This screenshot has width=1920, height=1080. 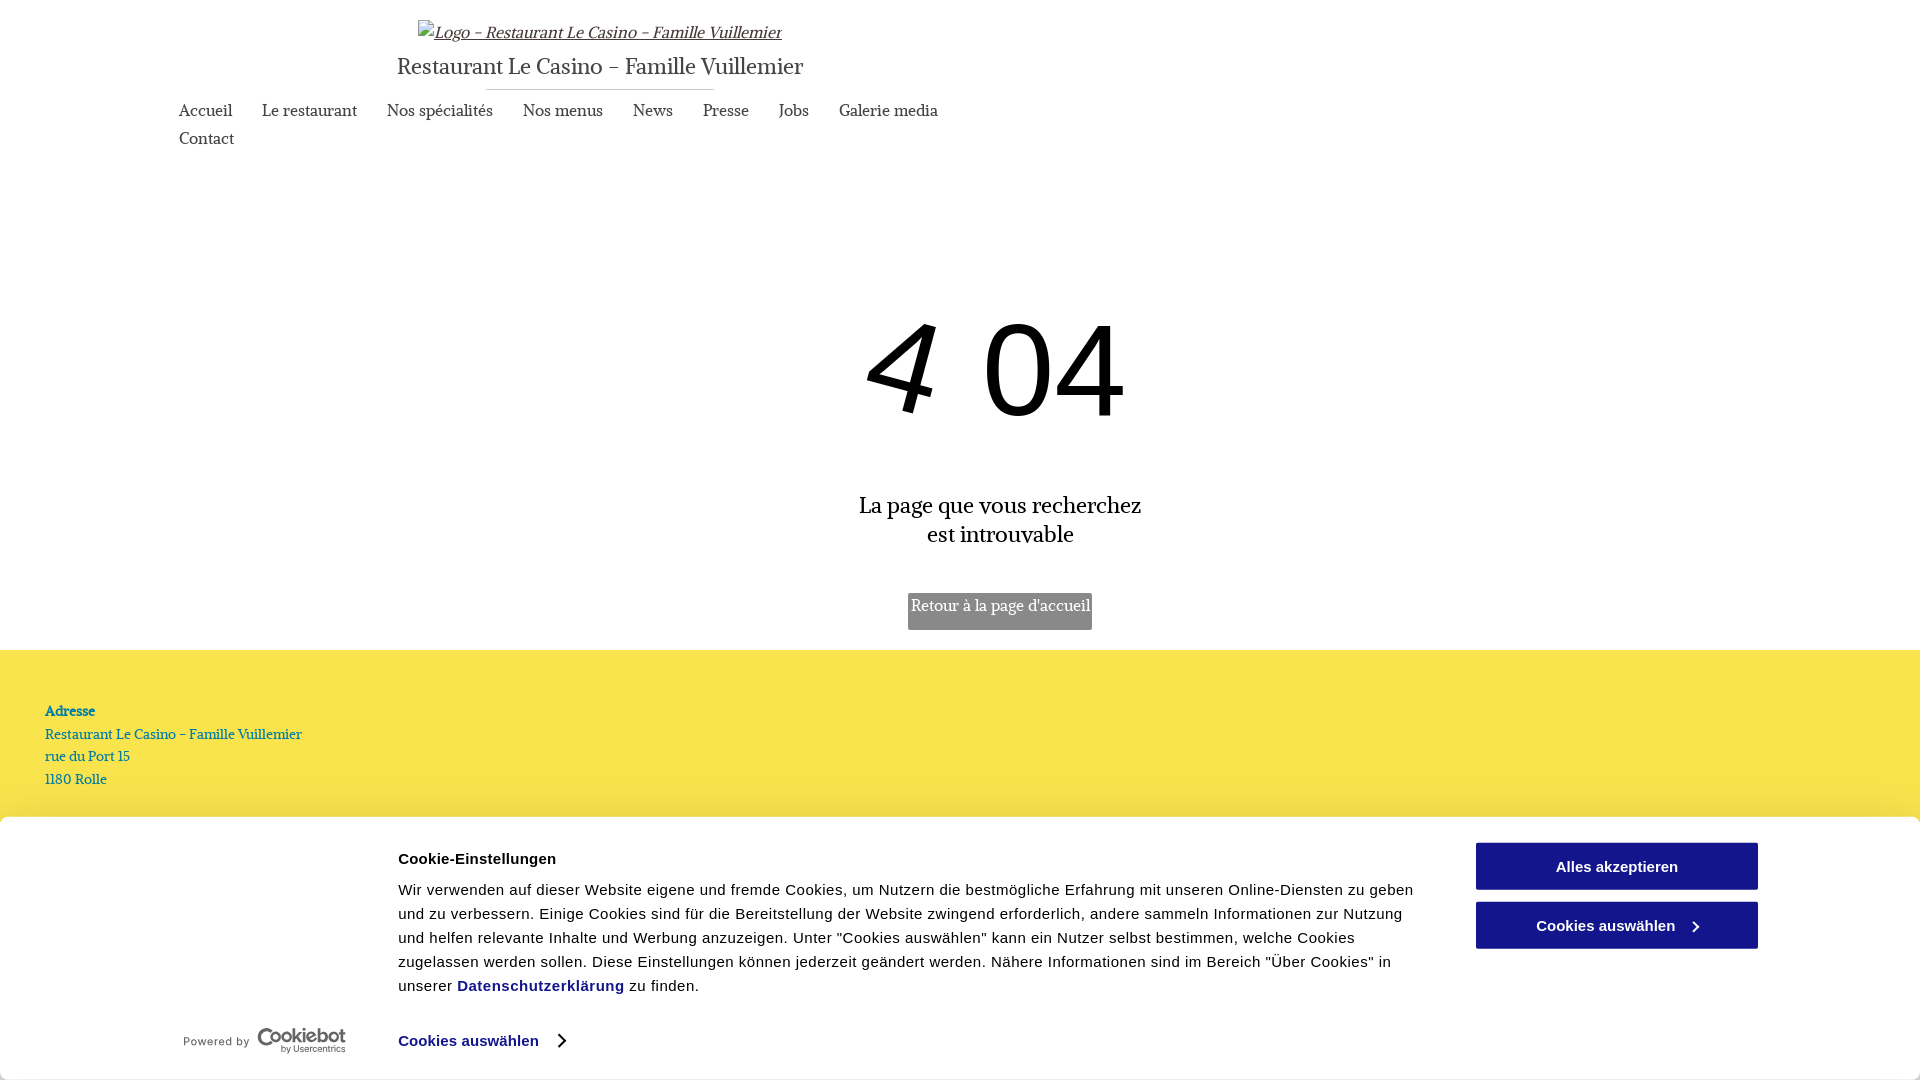 What do you see at coordinates (599, 64) in the screenshot?
I see `'Restaurant Le Casino - Famille Vuillemier'` at bounding box center [599, 64].